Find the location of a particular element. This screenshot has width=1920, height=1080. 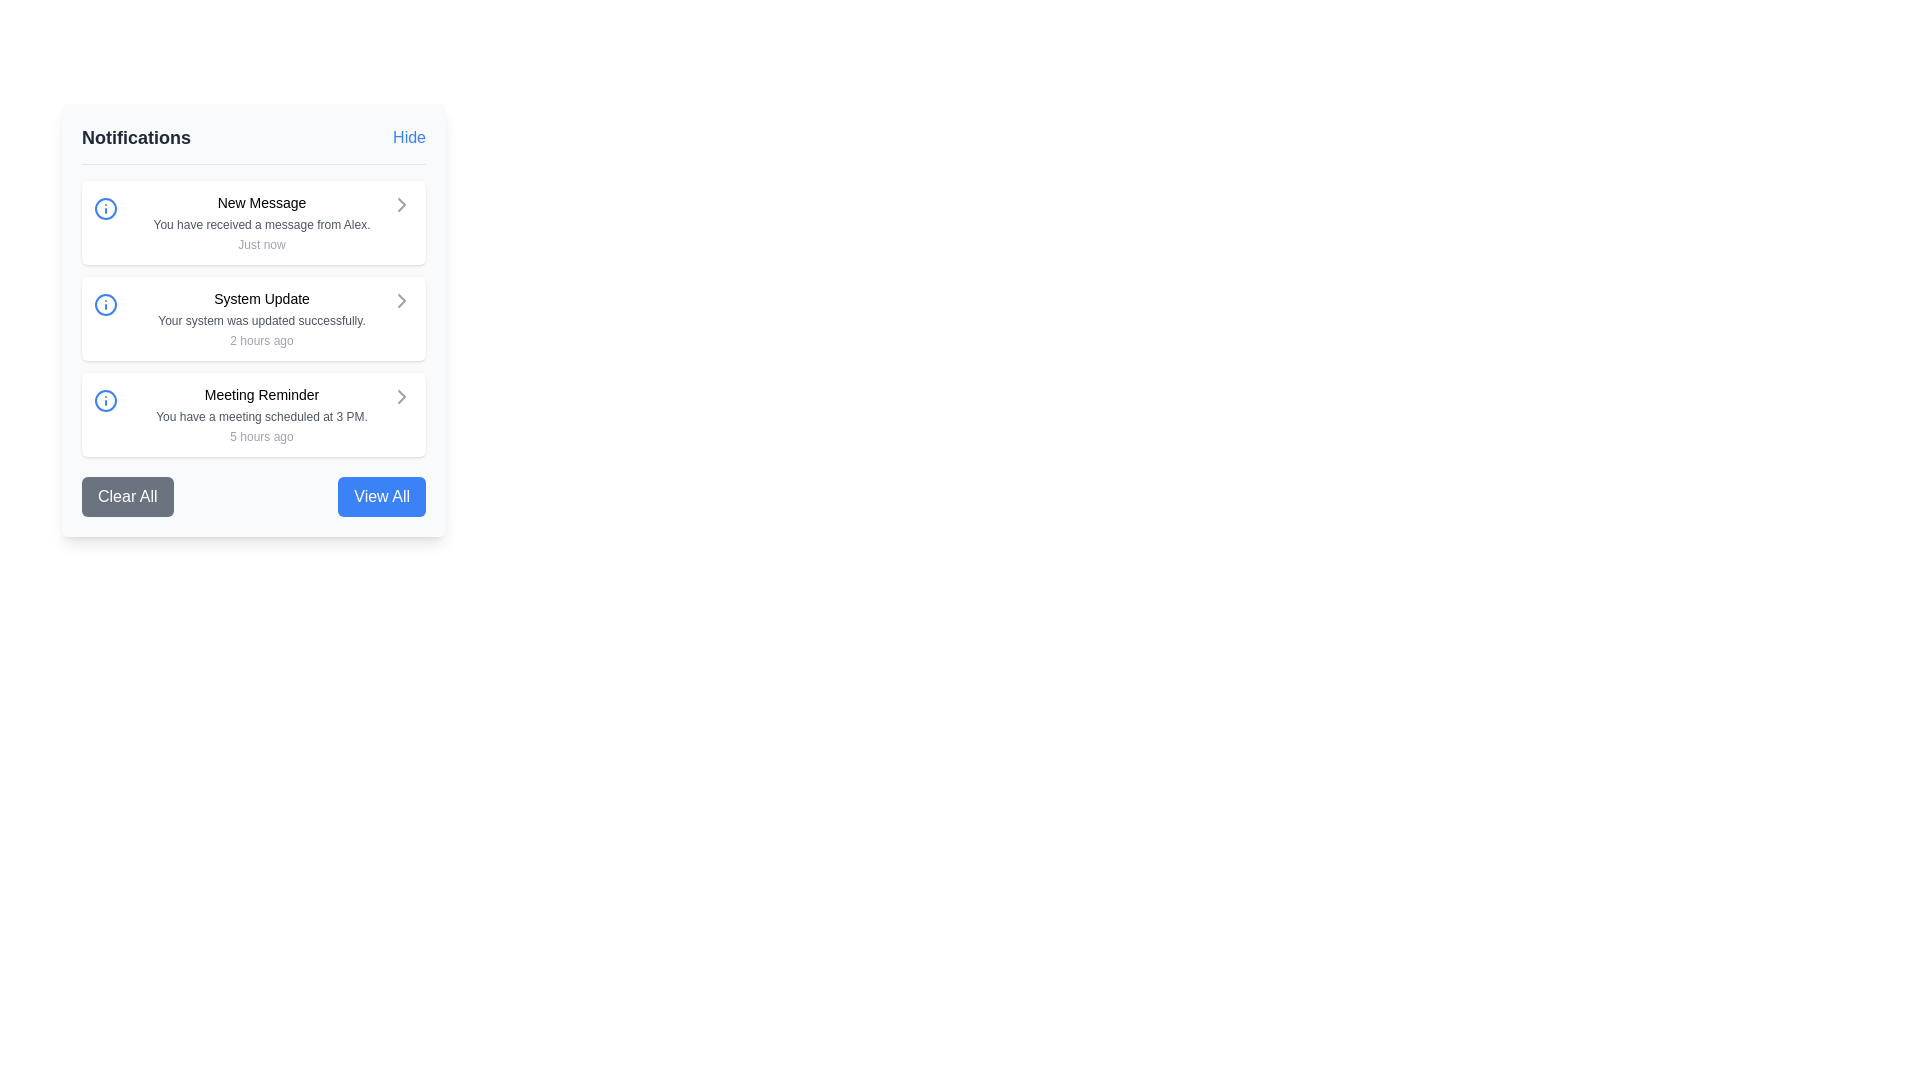

the small text label displaying '5 hours ago', which is positioned below the notification description of 'You have a meeting scheduled at 3 PM.' within the 'Meeting Reminder' notification card is located at coordinates (261, 435).